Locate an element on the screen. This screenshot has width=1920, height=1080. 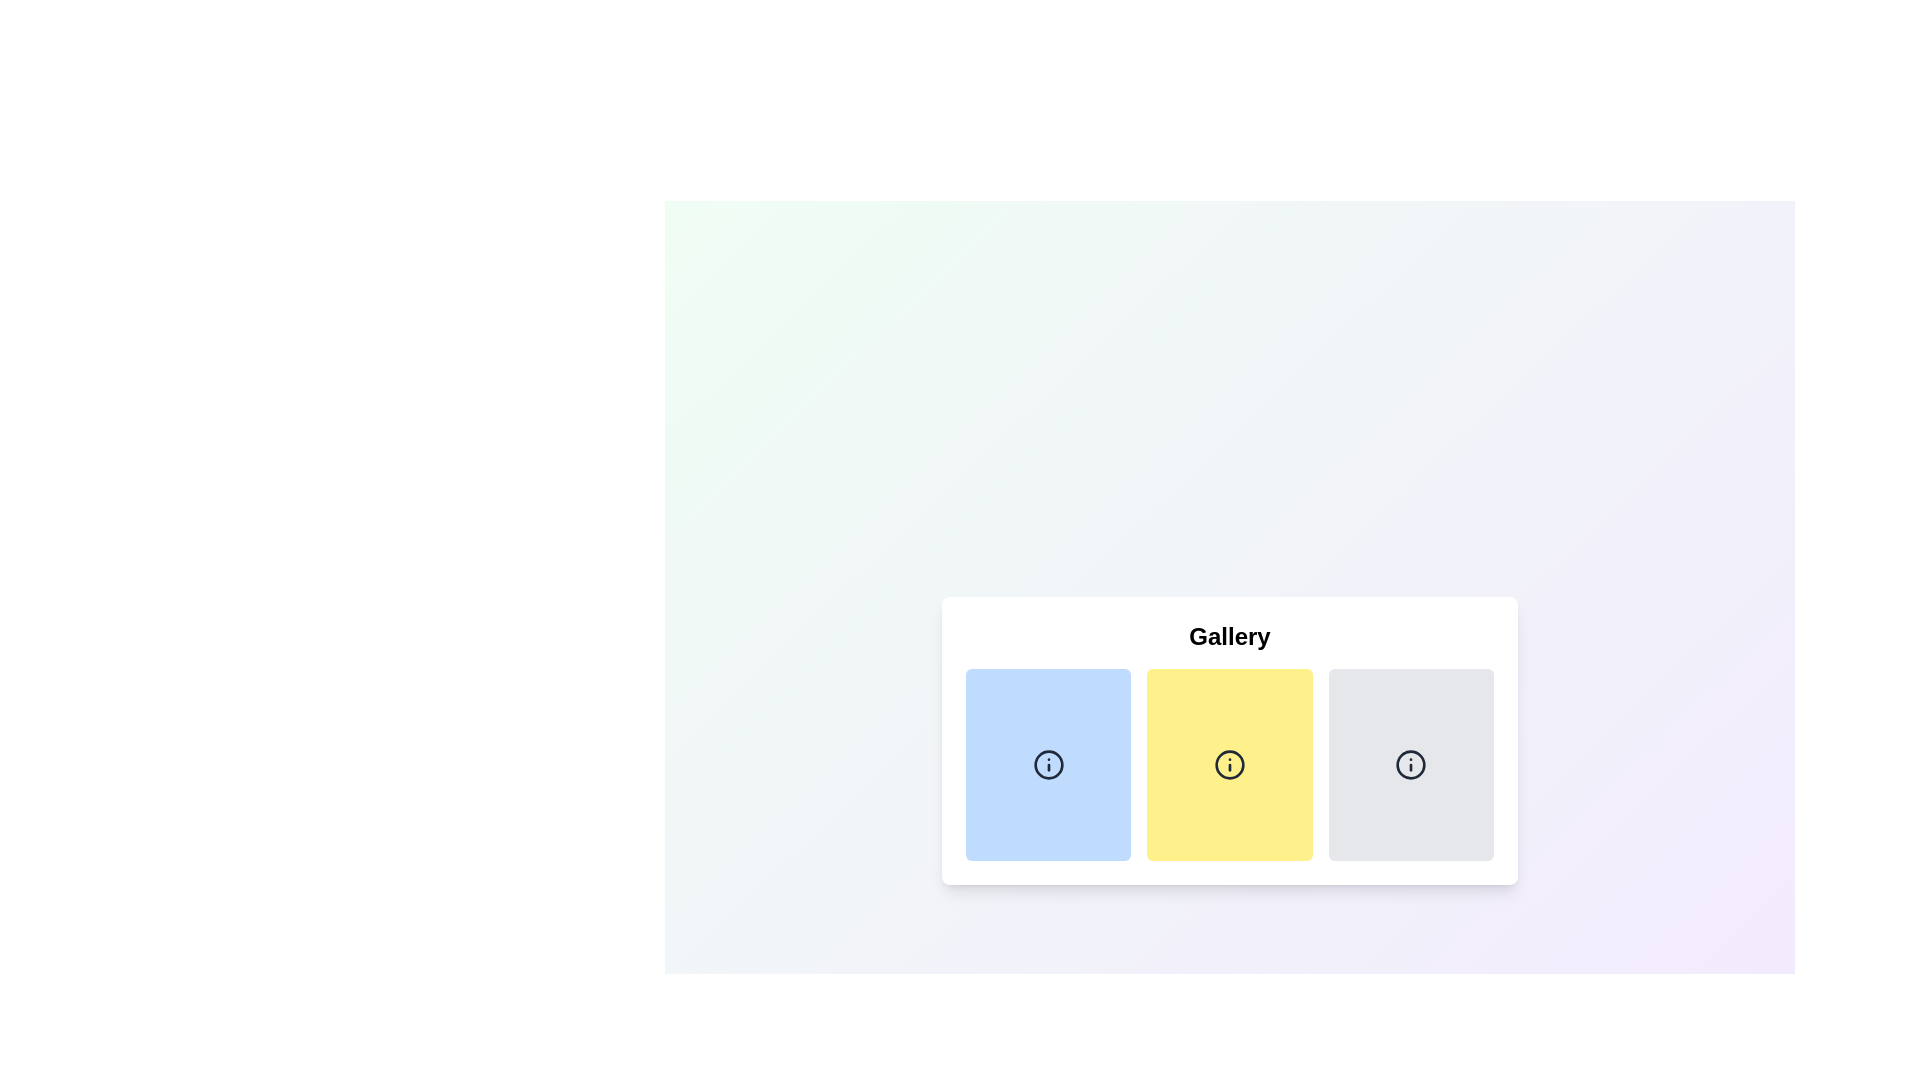
the yellow rectangular card with rounded corners that features an 'info' icon, positioned as the second card in a gallery layout beneath the 'Gallery' heading is located at coordinates (1228, 740).